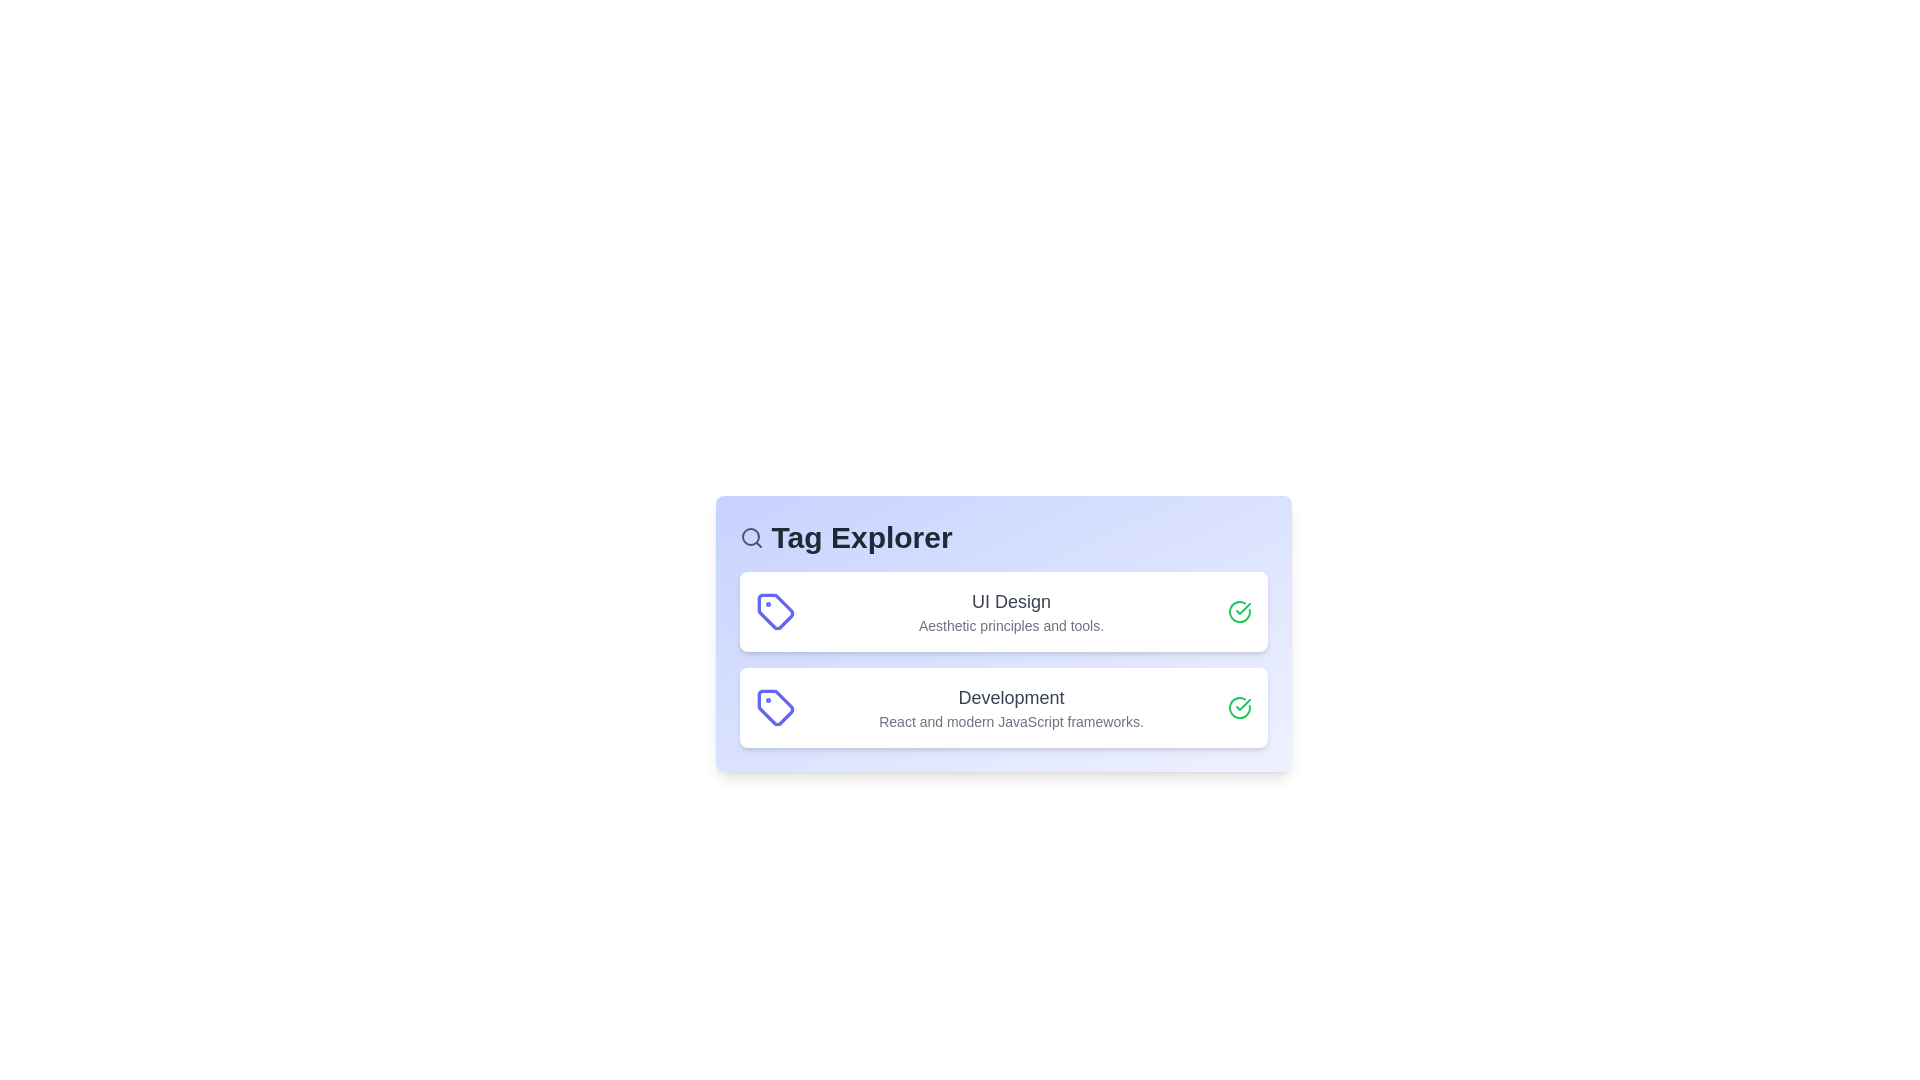  Describe the element at coordinates (1238, 707) in the screenshot. I see `the green checkmark associated with Development` at that location.